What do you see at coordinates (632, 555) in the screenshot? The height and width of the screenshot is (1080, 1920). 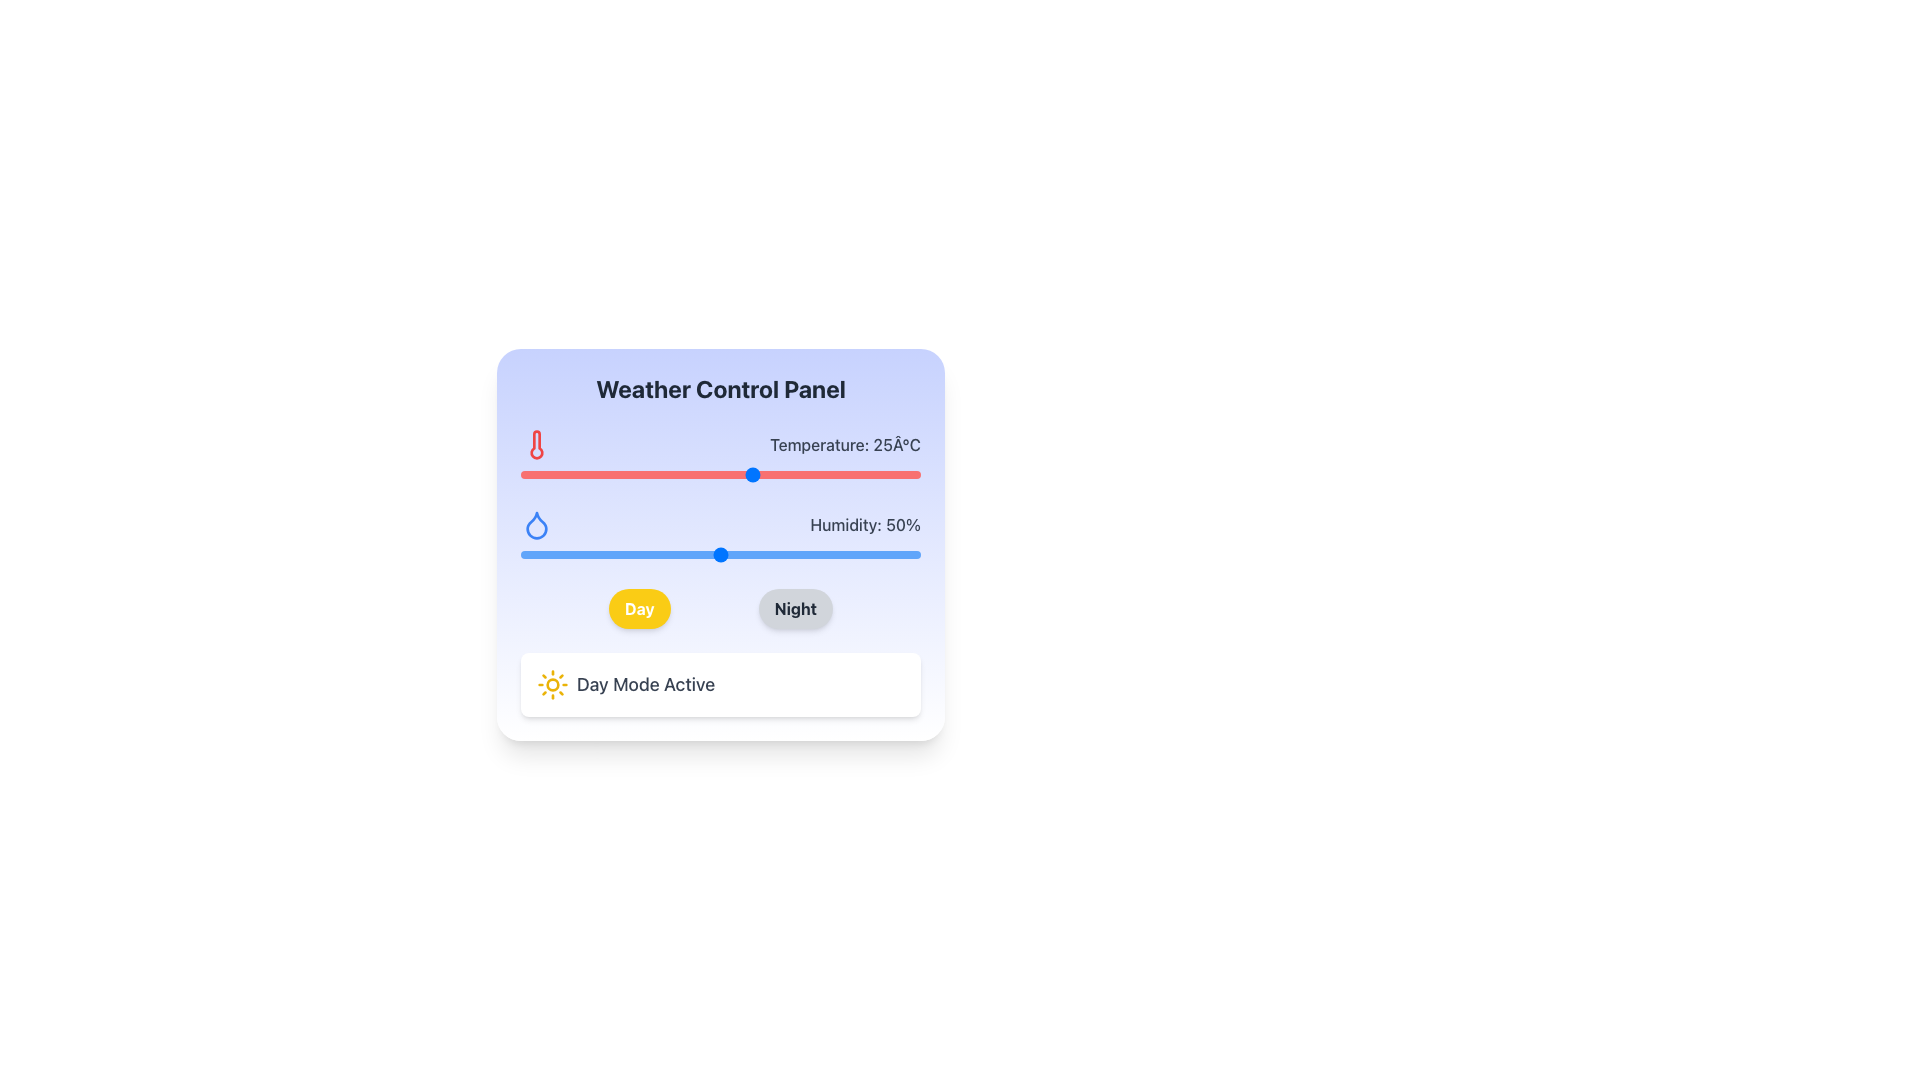 I see `humidity level` at bounding box center [632, 555].